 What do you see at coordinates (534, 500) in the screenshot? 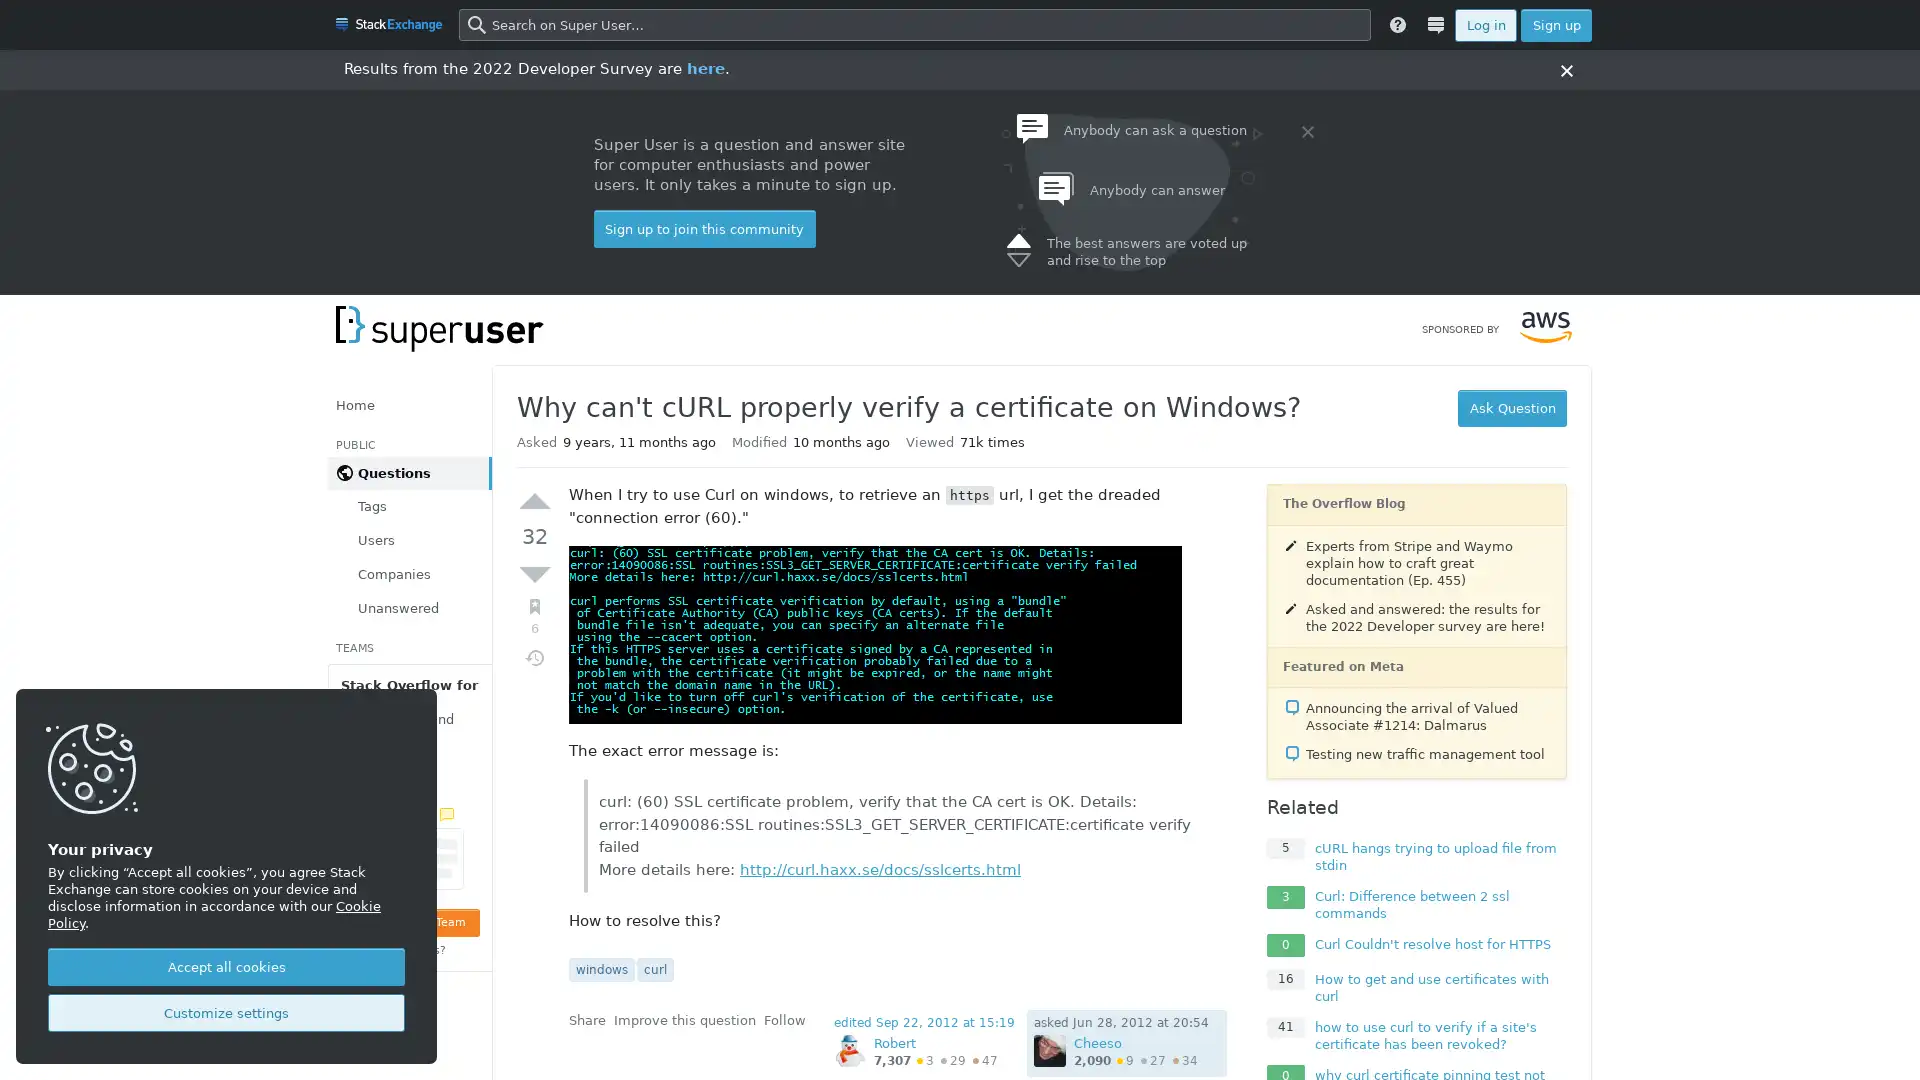
I see `Up vote` at bounding box center [534, 500].